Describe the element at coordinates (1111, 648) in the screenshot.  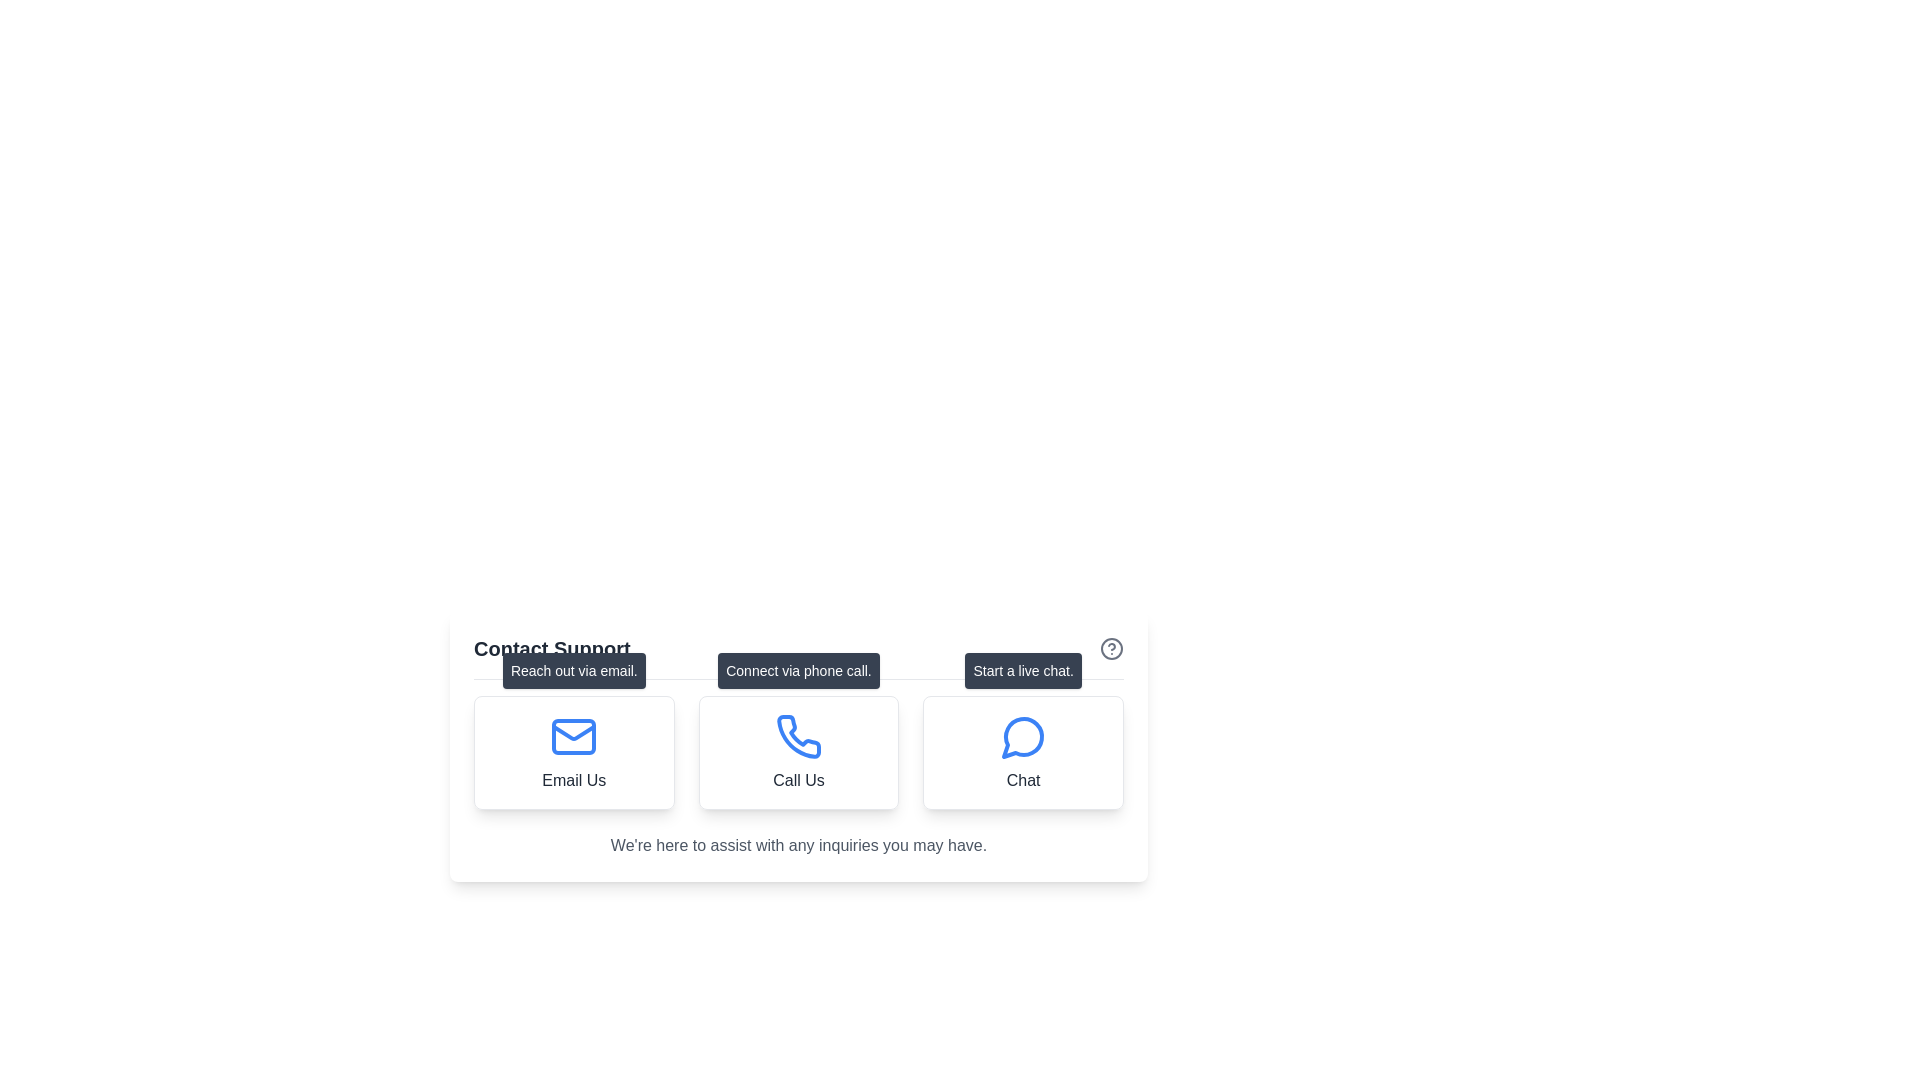
I see `the circular gray icon with a question mark inside, located to the right of the 'Contact Support' section header` at that location.